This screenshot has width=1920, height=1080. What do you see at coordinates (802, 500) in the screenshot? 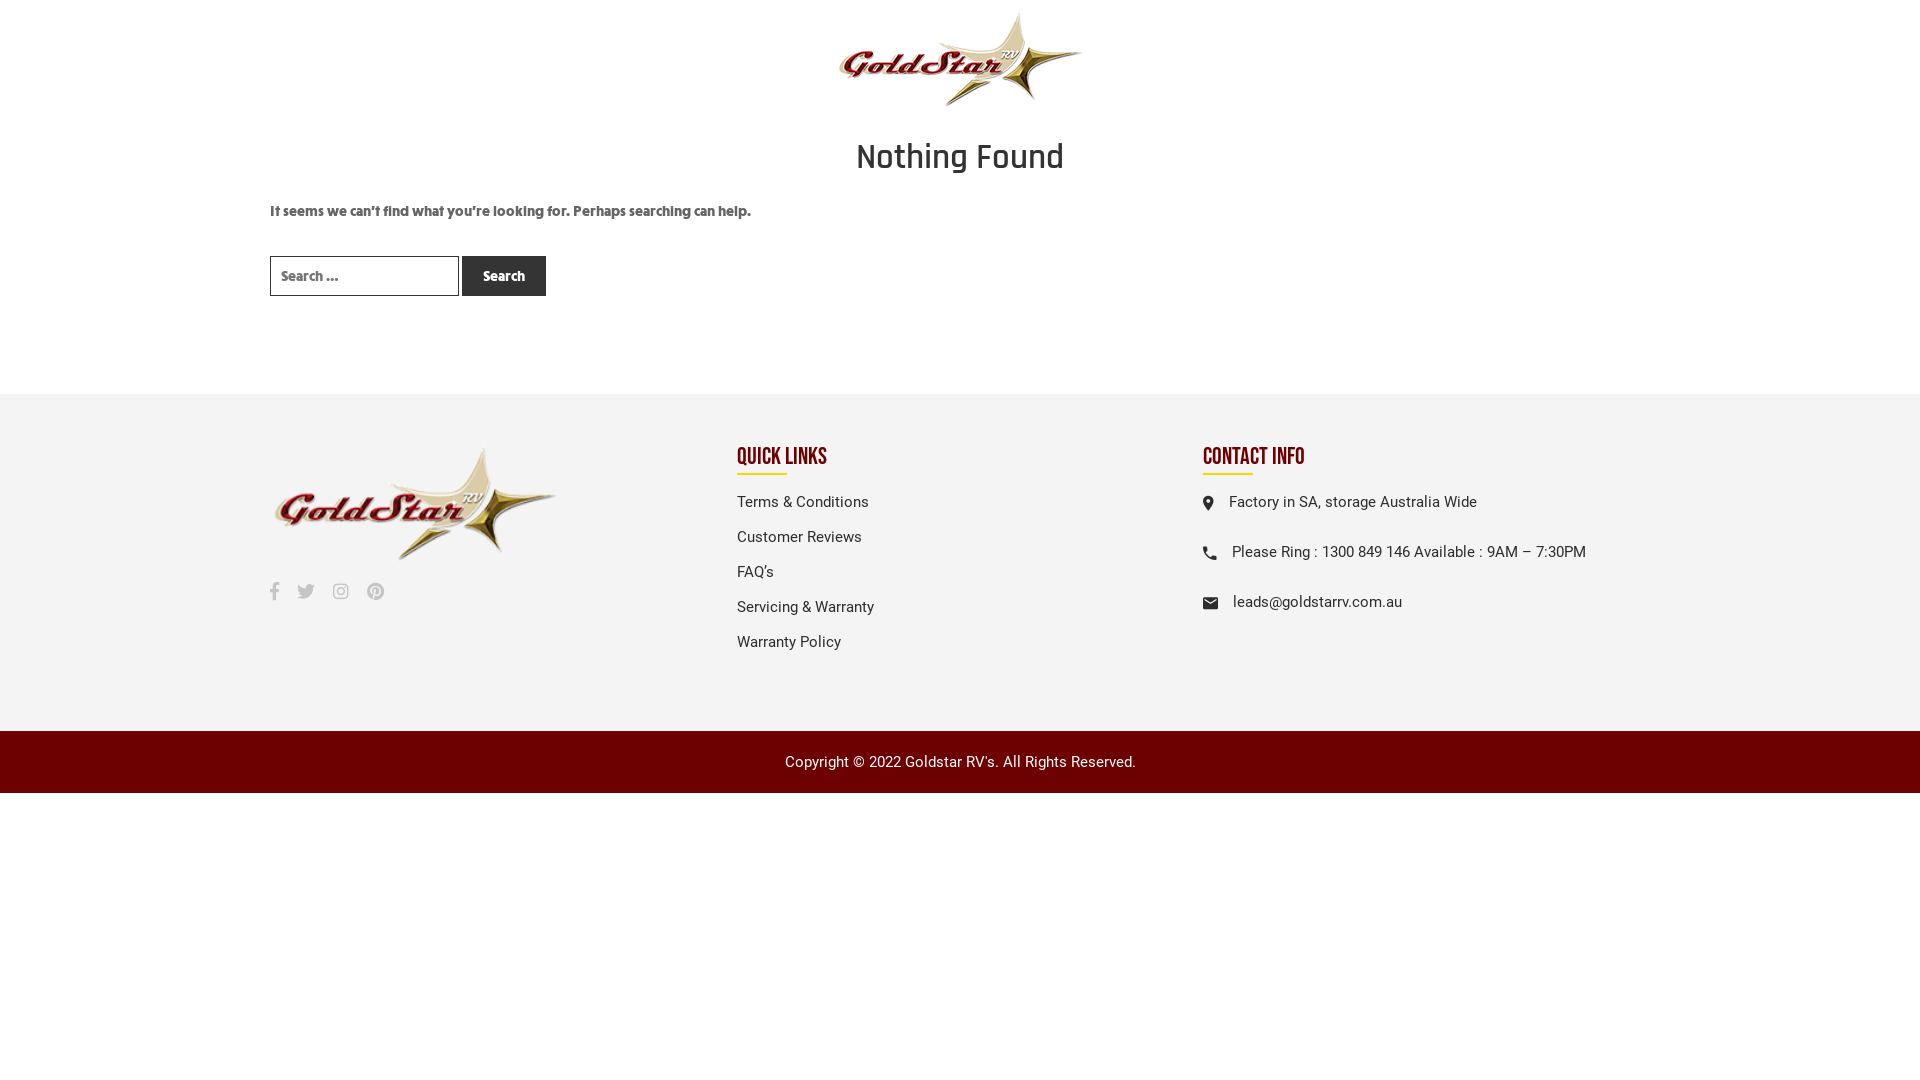
I see `'Terms & Conditions'` at bounding box center [802, 500].